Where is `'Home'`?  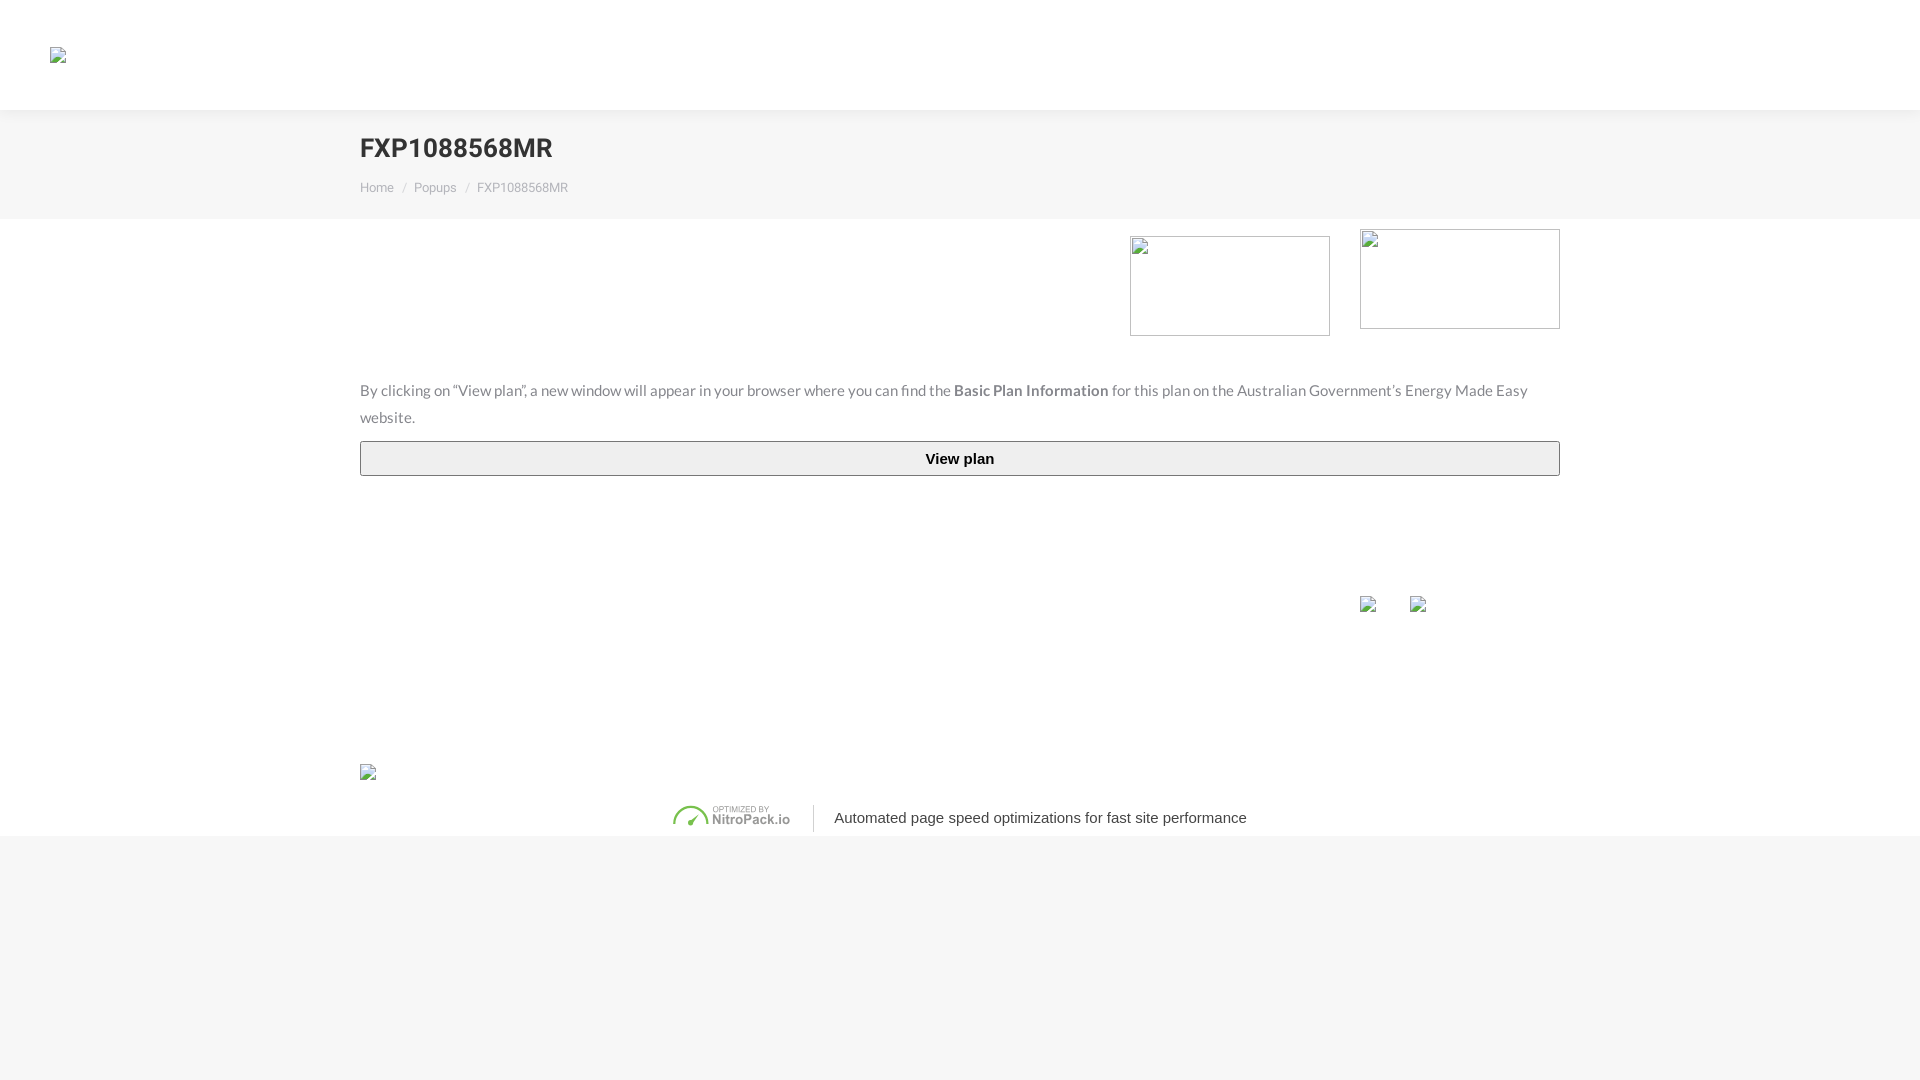
'Home' is located at coordinates (377, 187).